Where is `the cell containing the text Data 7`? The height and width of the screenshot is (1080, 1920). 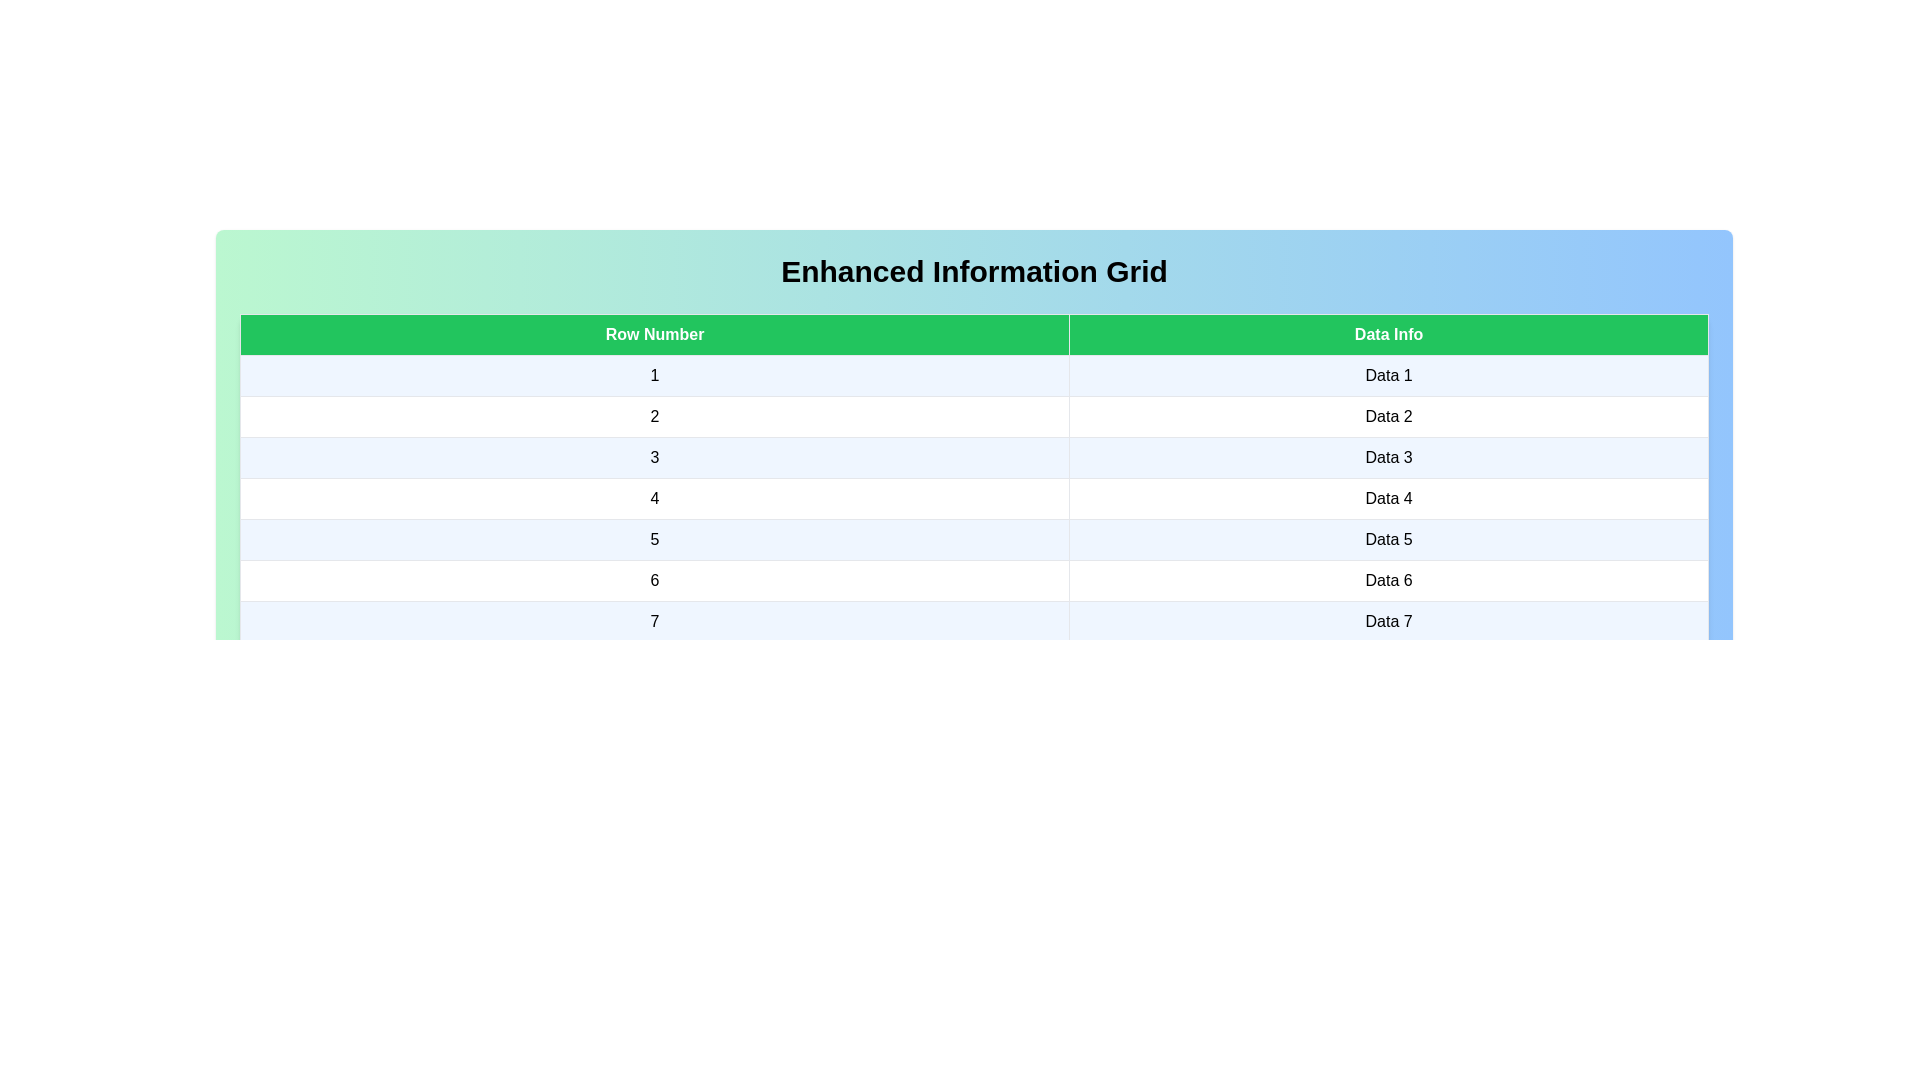 the cell containing the text Data 7 is located at coordinates (1388, 620).